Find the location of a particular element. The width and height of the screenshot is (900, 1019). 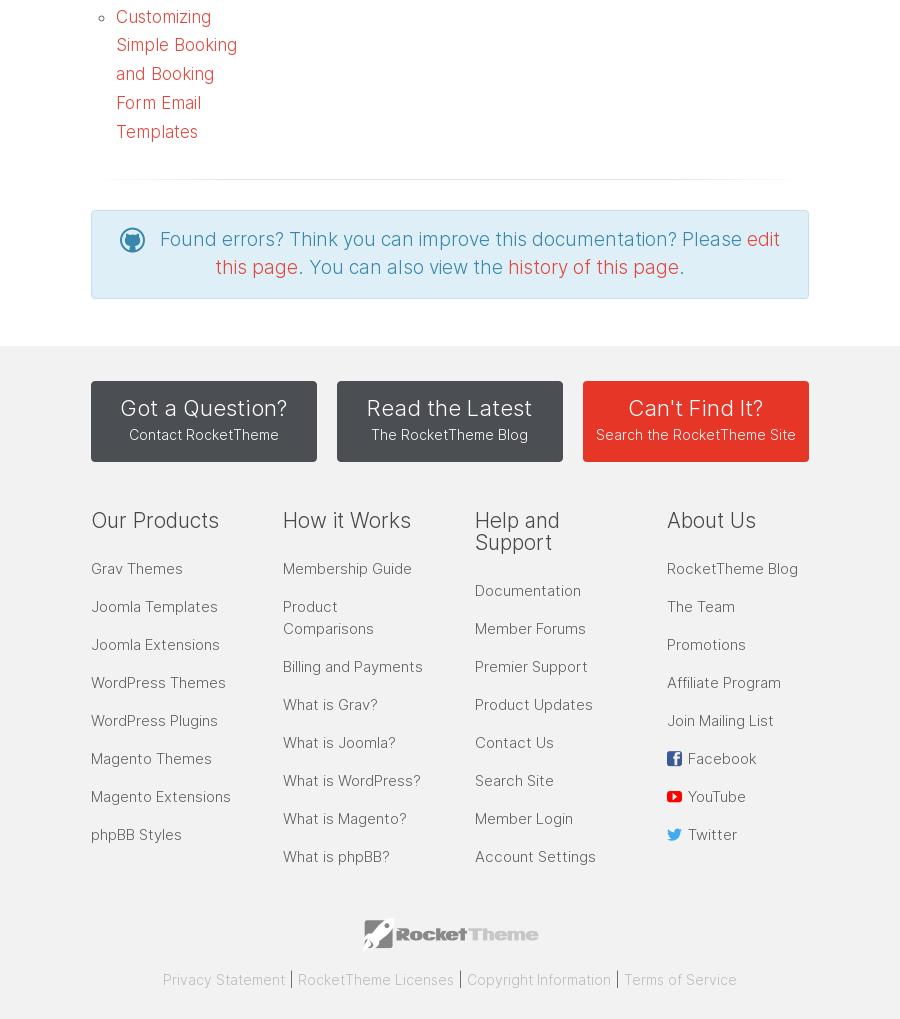

'Magento Themes' is located at coordinates (151, 757).